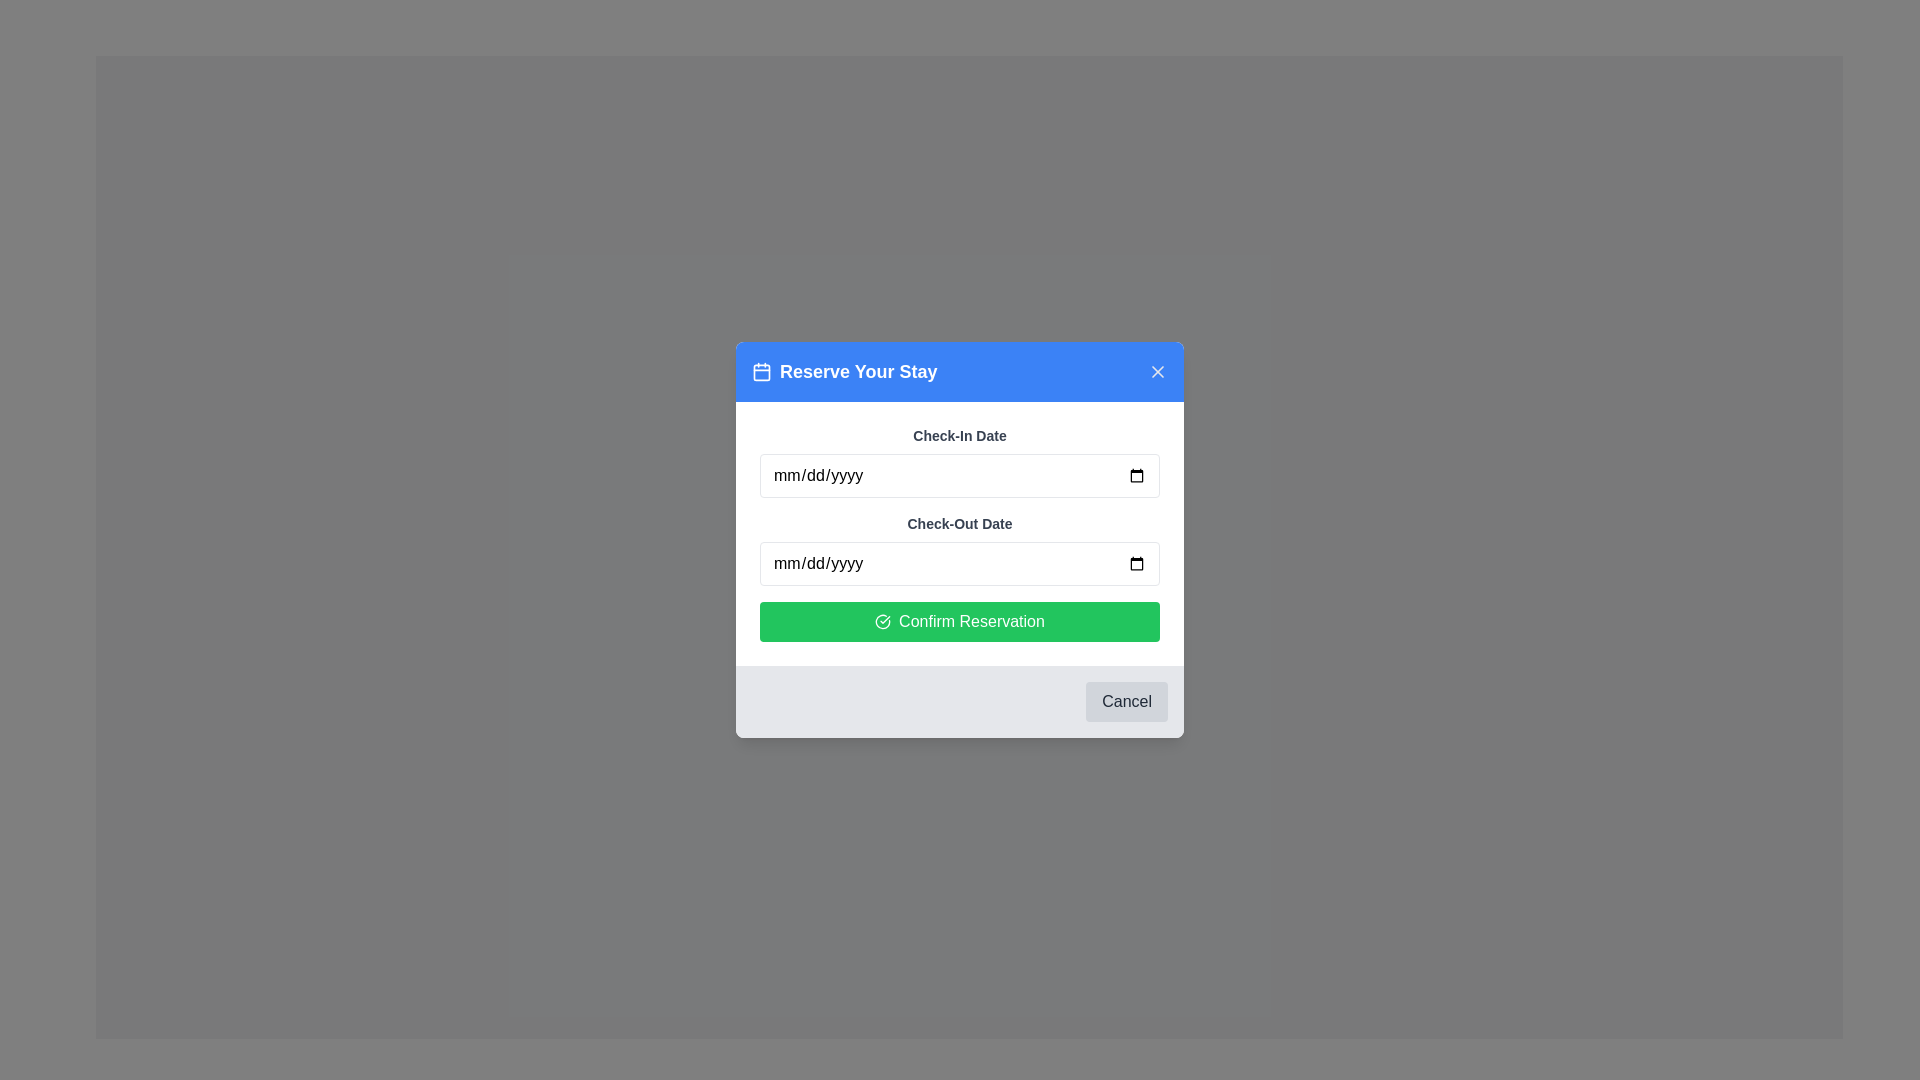 The width and height of the screenshot is (1920, 1080). Describe the element at coordinates (882, 620) in the screenshot. I see `the green circular icon with a check mark symbol, which is positioned to the left of the 'Confirm Reservation' button in the modal dialog` at that location.